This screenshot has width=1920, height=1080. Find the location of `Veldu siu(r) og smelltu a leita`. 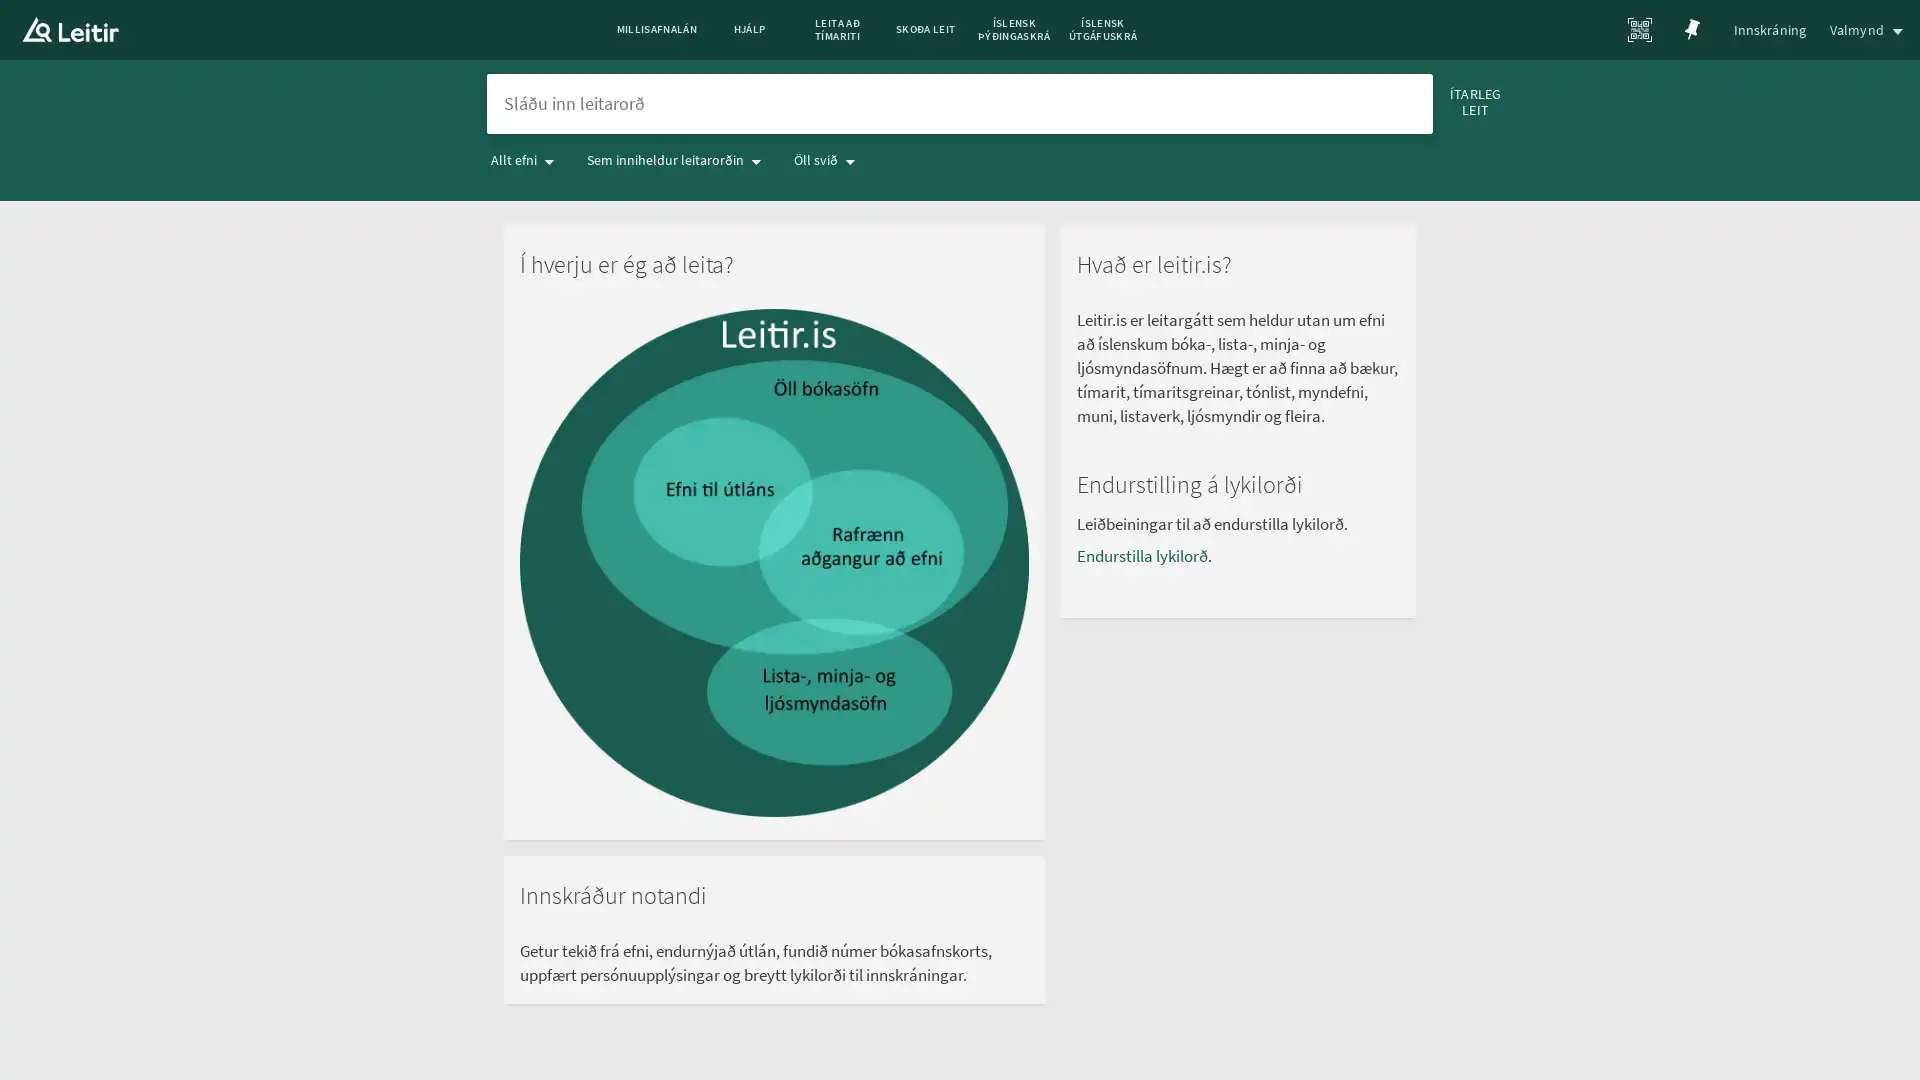

Veldu siu(r) og smelltu a leita is located at coordinates (1404, 111).